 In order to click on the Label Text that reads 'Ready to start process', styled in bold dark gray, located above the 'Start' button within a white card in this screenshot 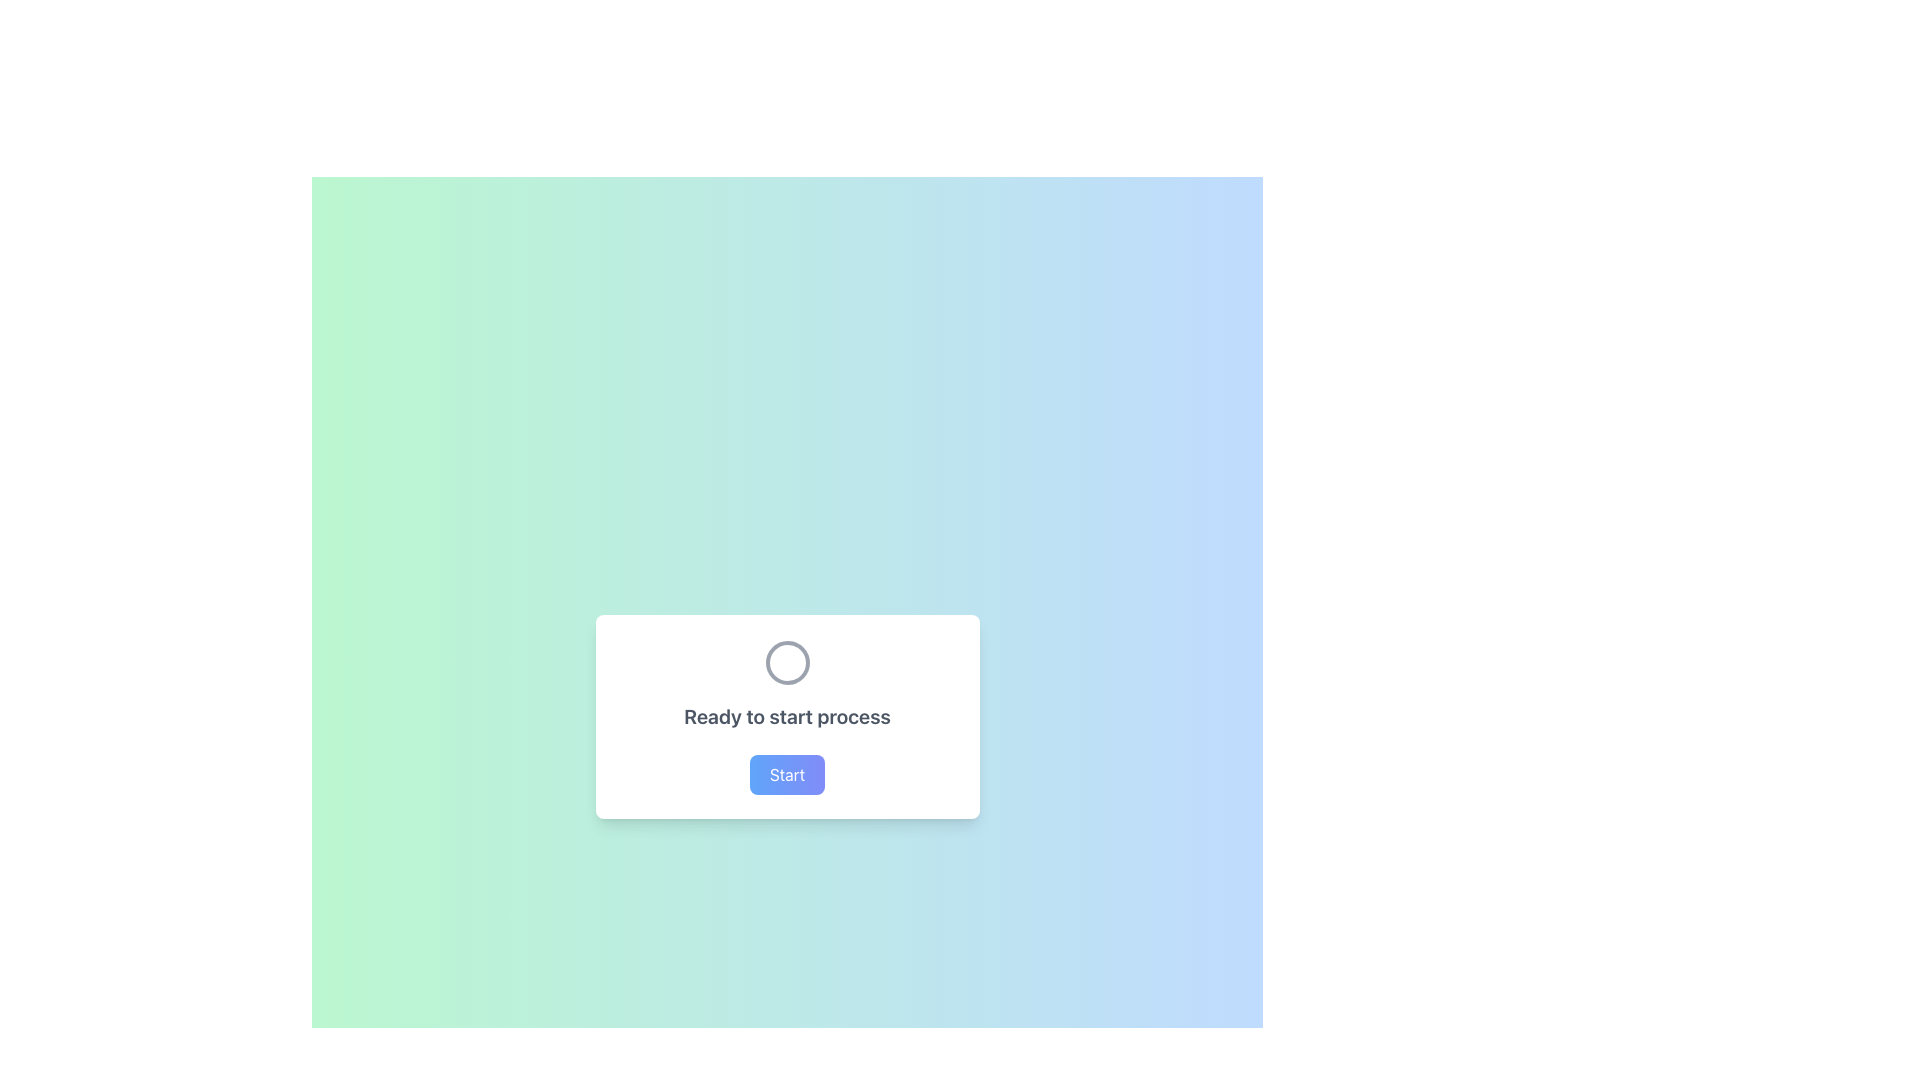, I will do `click(786, 716)`.